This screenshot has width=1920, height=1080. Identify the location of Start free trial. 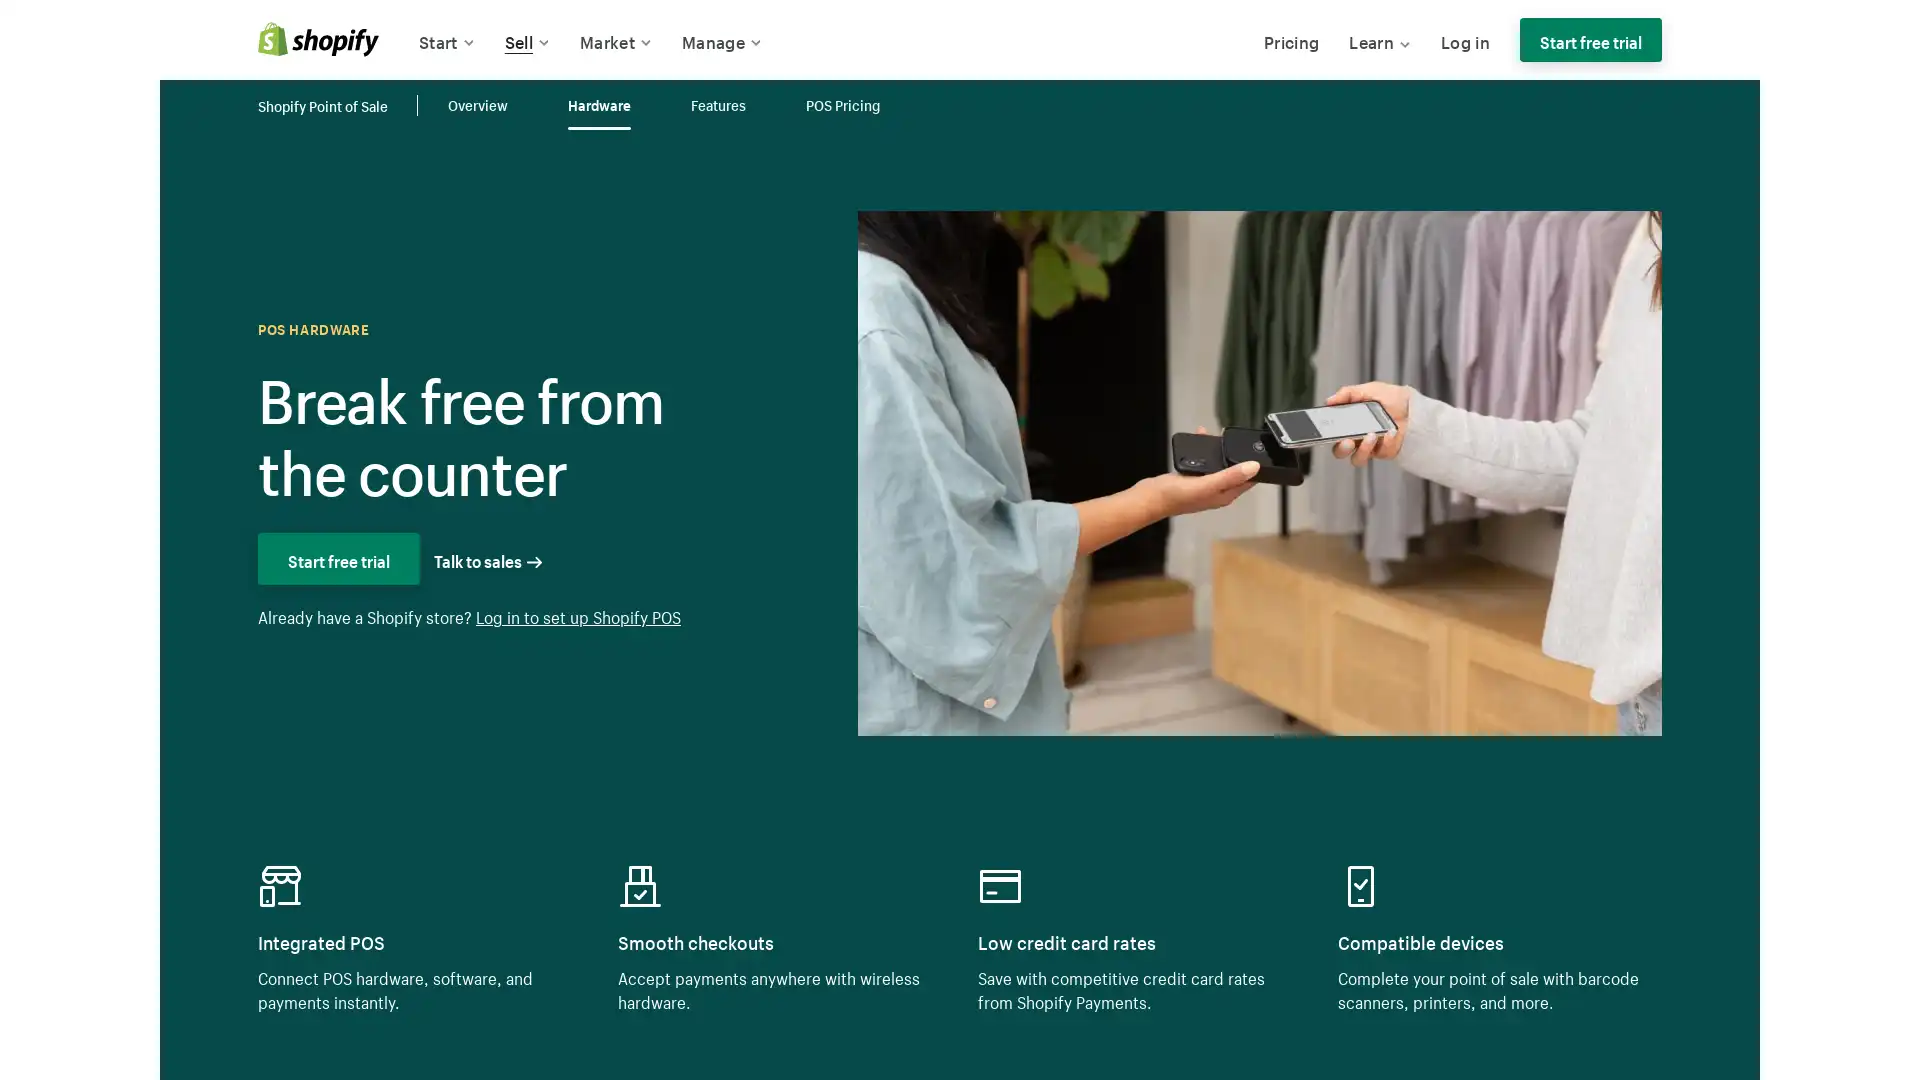
(339, 559).